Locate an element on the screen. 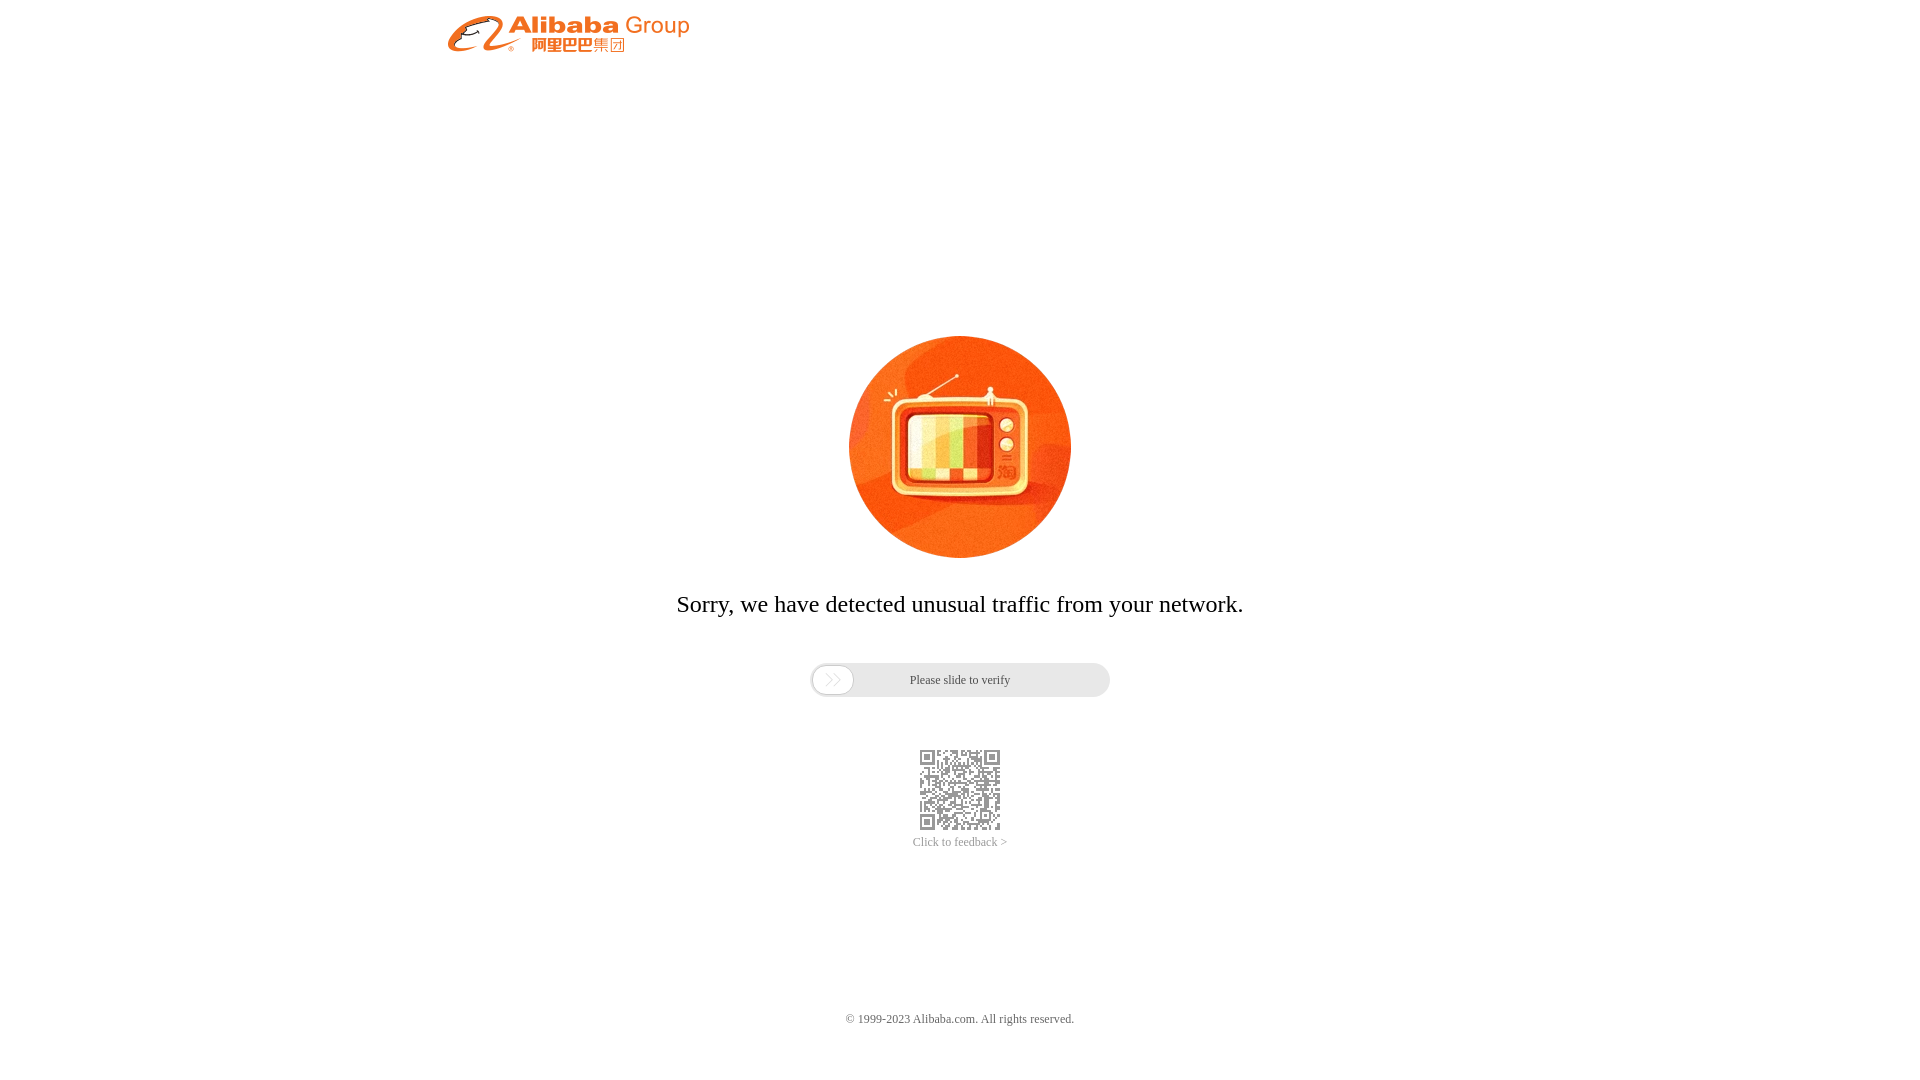 Image resolution: width=1920 pixels, height=1080 pixels. 'Click to feedback >' is located at coordinates (960, 842).